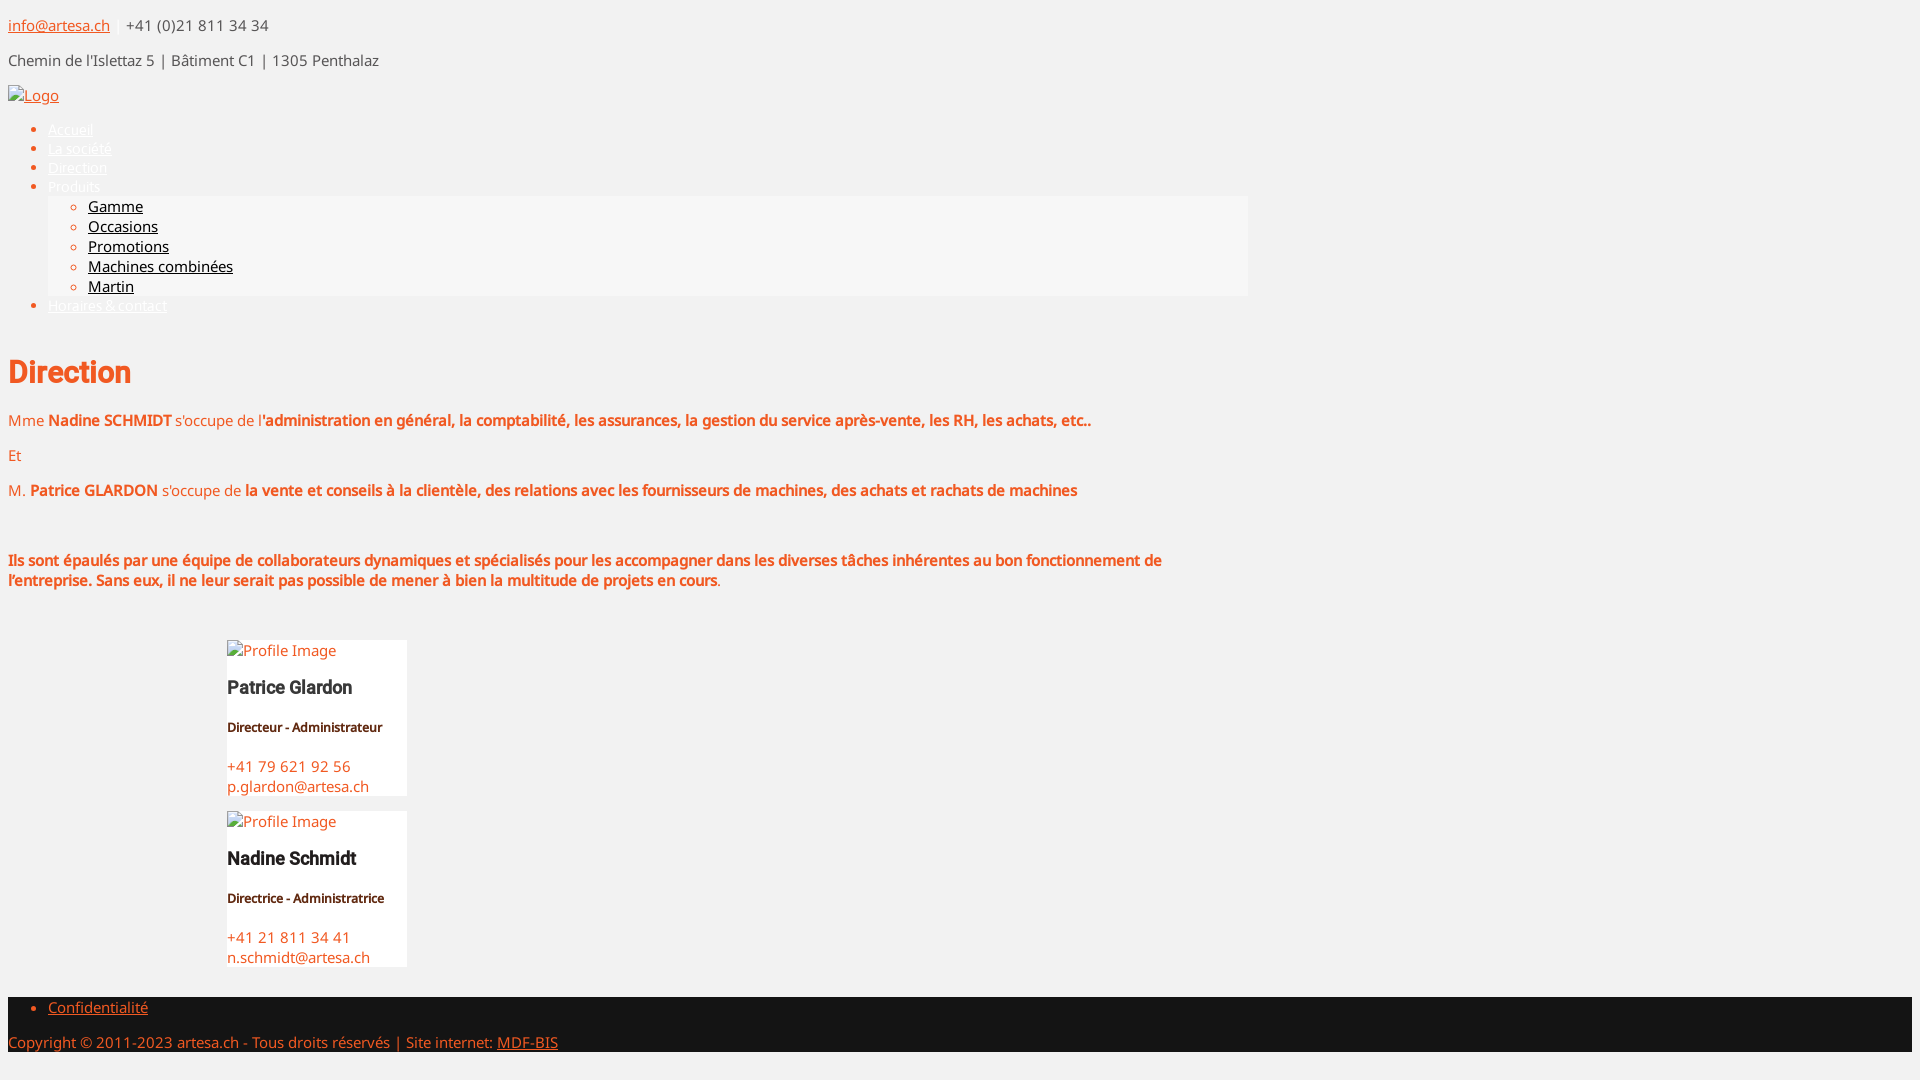 The height and width of the screenshot is (1080, 1920). Describe the element at coordinates (527, 1040) in the screenshot. I see `'MDF-BIS'` at that location.